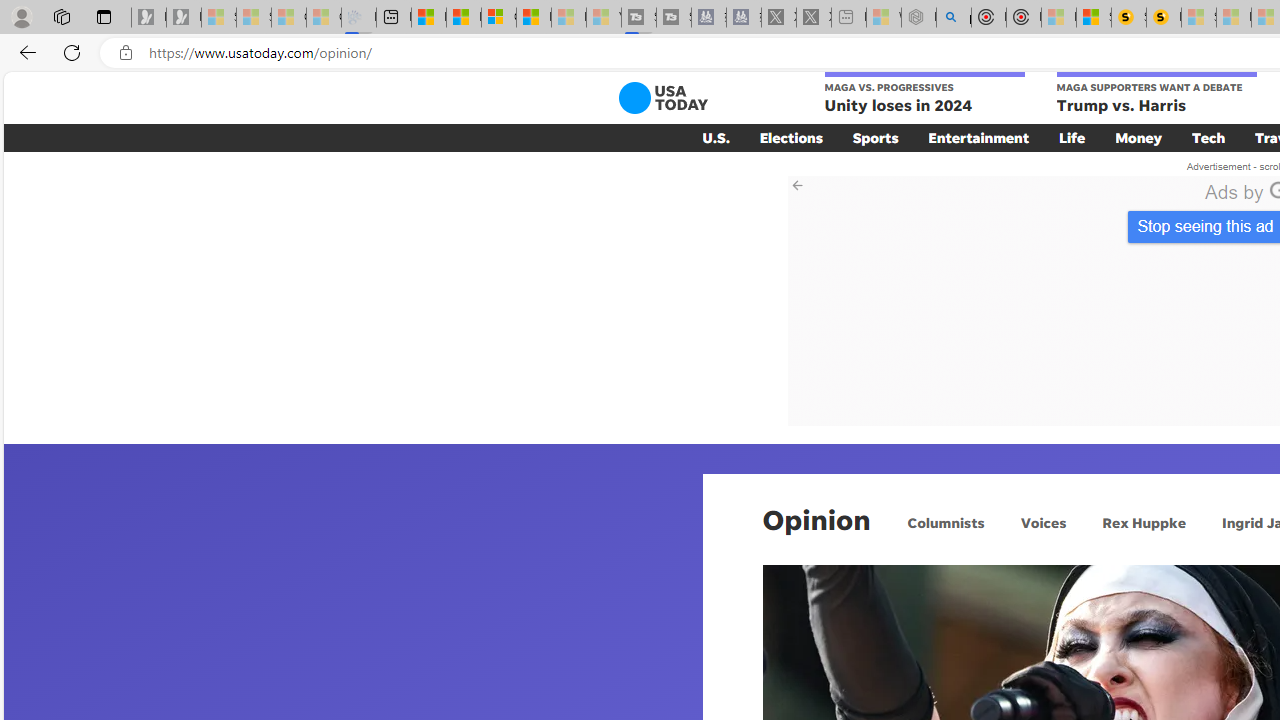 The height and width of the screenshot is (720, 1280). I want to click on 'Entertainment', so click(978, 136).